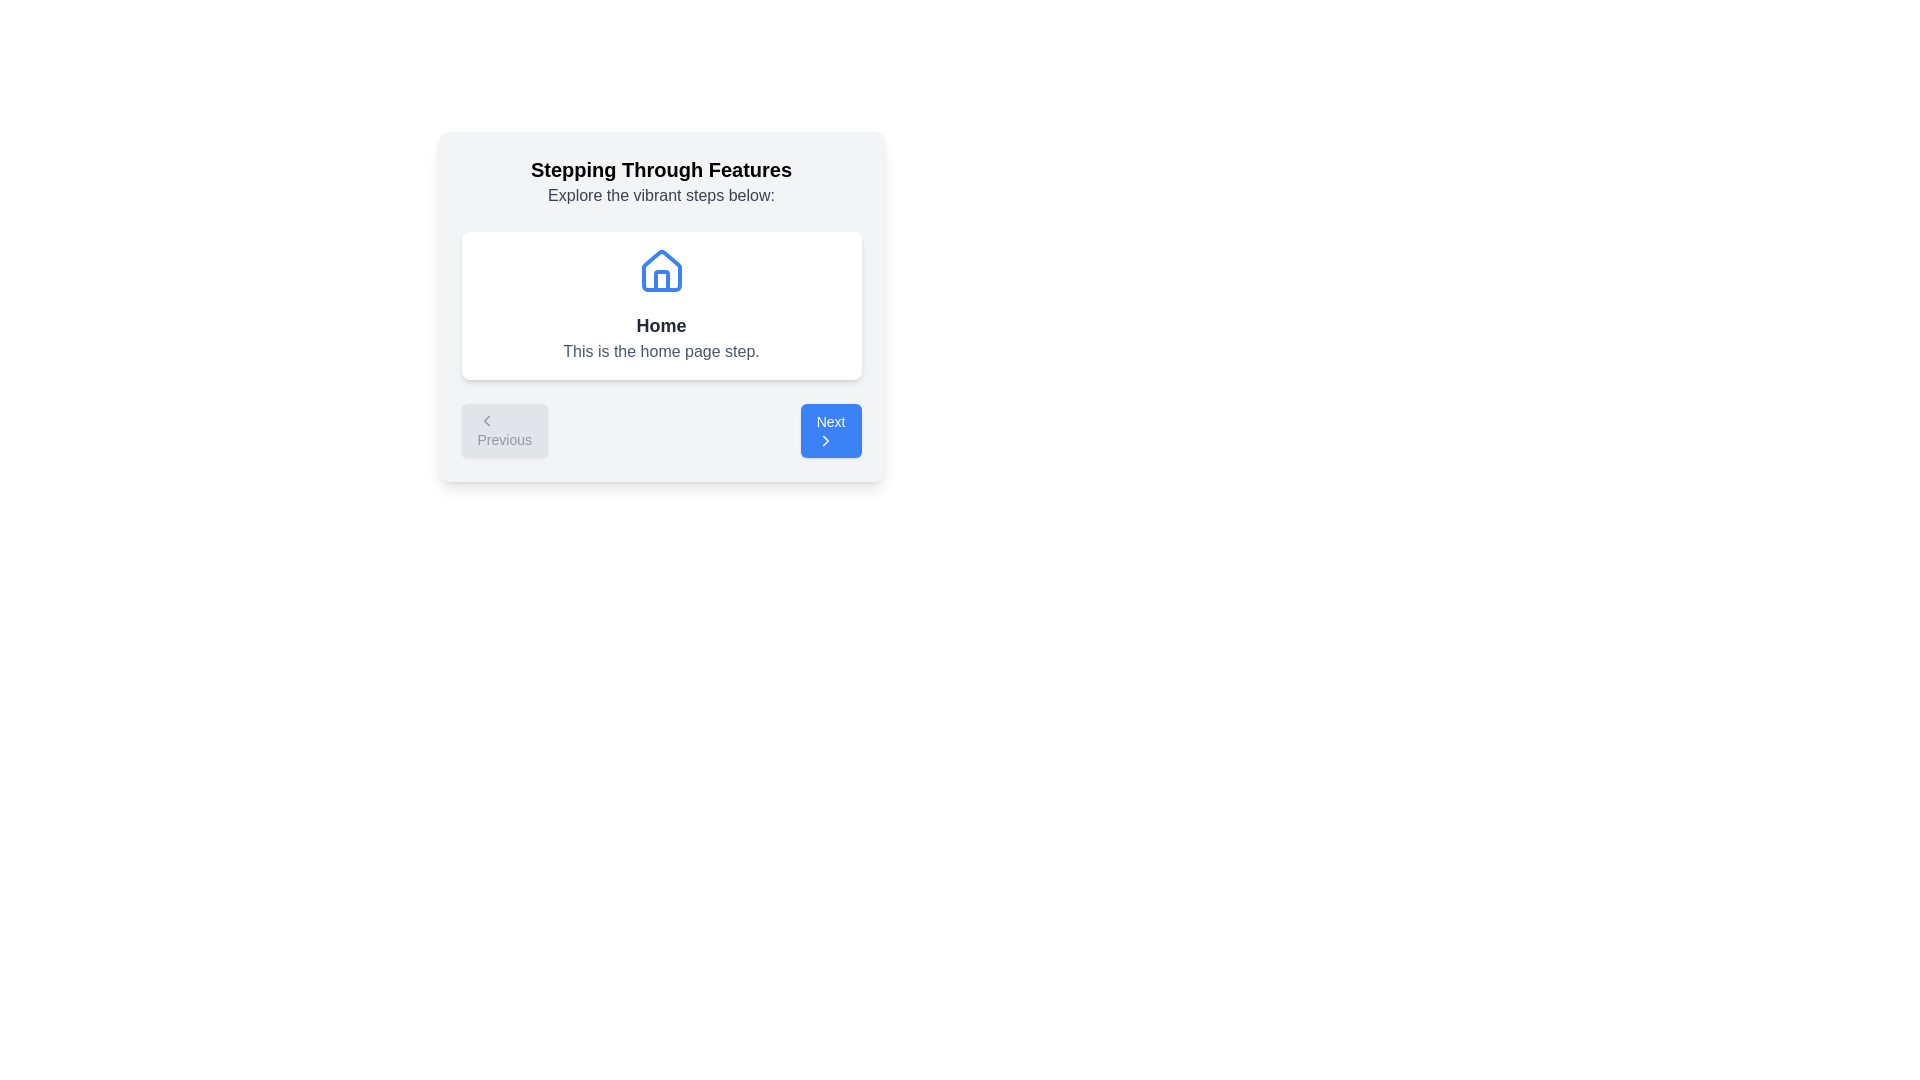  What do you see at coordinates (831, 430) in the screenshot?
I see `the rightmost button in the horizontal group of buttons at the bottom of the card` at bounding box center [831, 430].